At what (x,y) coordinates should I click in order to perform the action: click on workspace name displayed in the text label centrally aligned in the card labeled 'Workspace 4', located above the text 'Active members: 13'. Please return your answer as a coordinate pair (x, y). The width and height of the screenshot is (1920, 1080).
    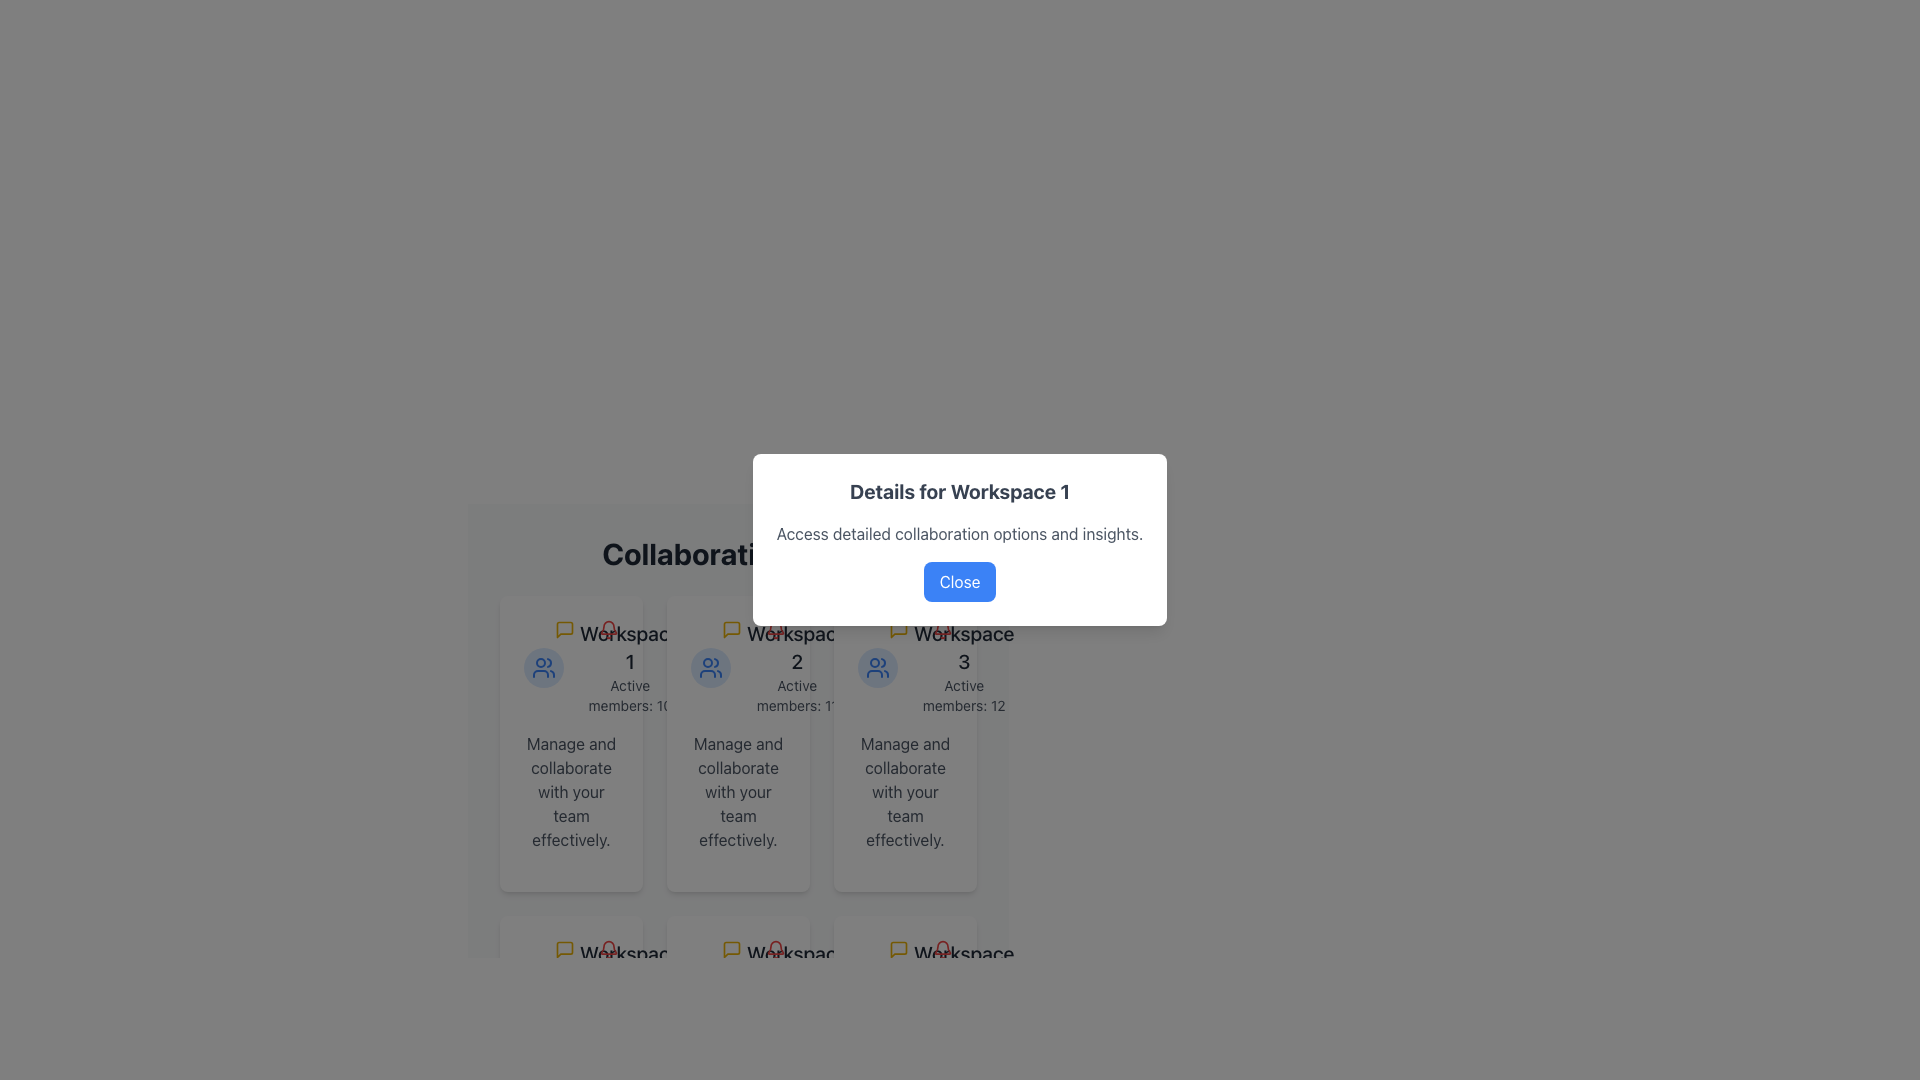
    Looking at the image, I should click on (629, 967).